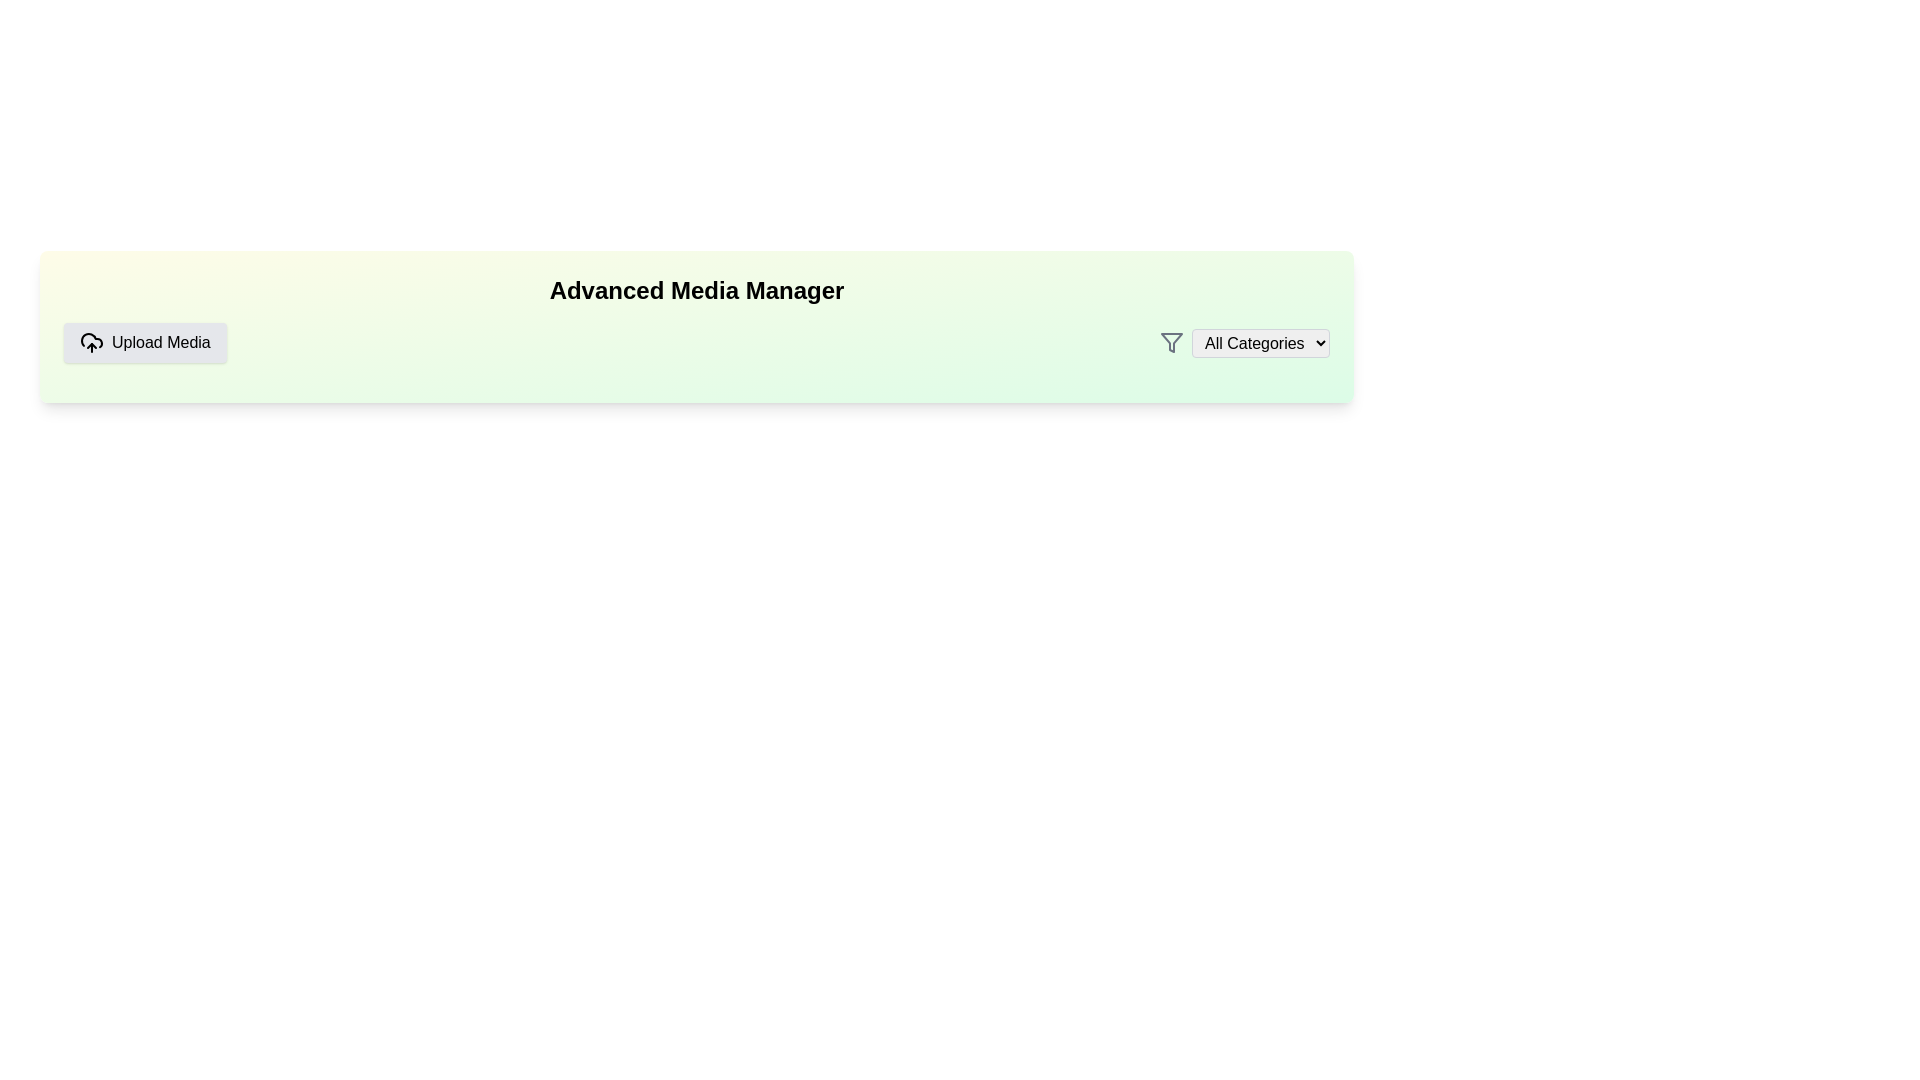 This screenshot has height=1080, width=1920. I want to click on the upload button located at the leftmost side of the horizontal toolbar, so click(144, 342).